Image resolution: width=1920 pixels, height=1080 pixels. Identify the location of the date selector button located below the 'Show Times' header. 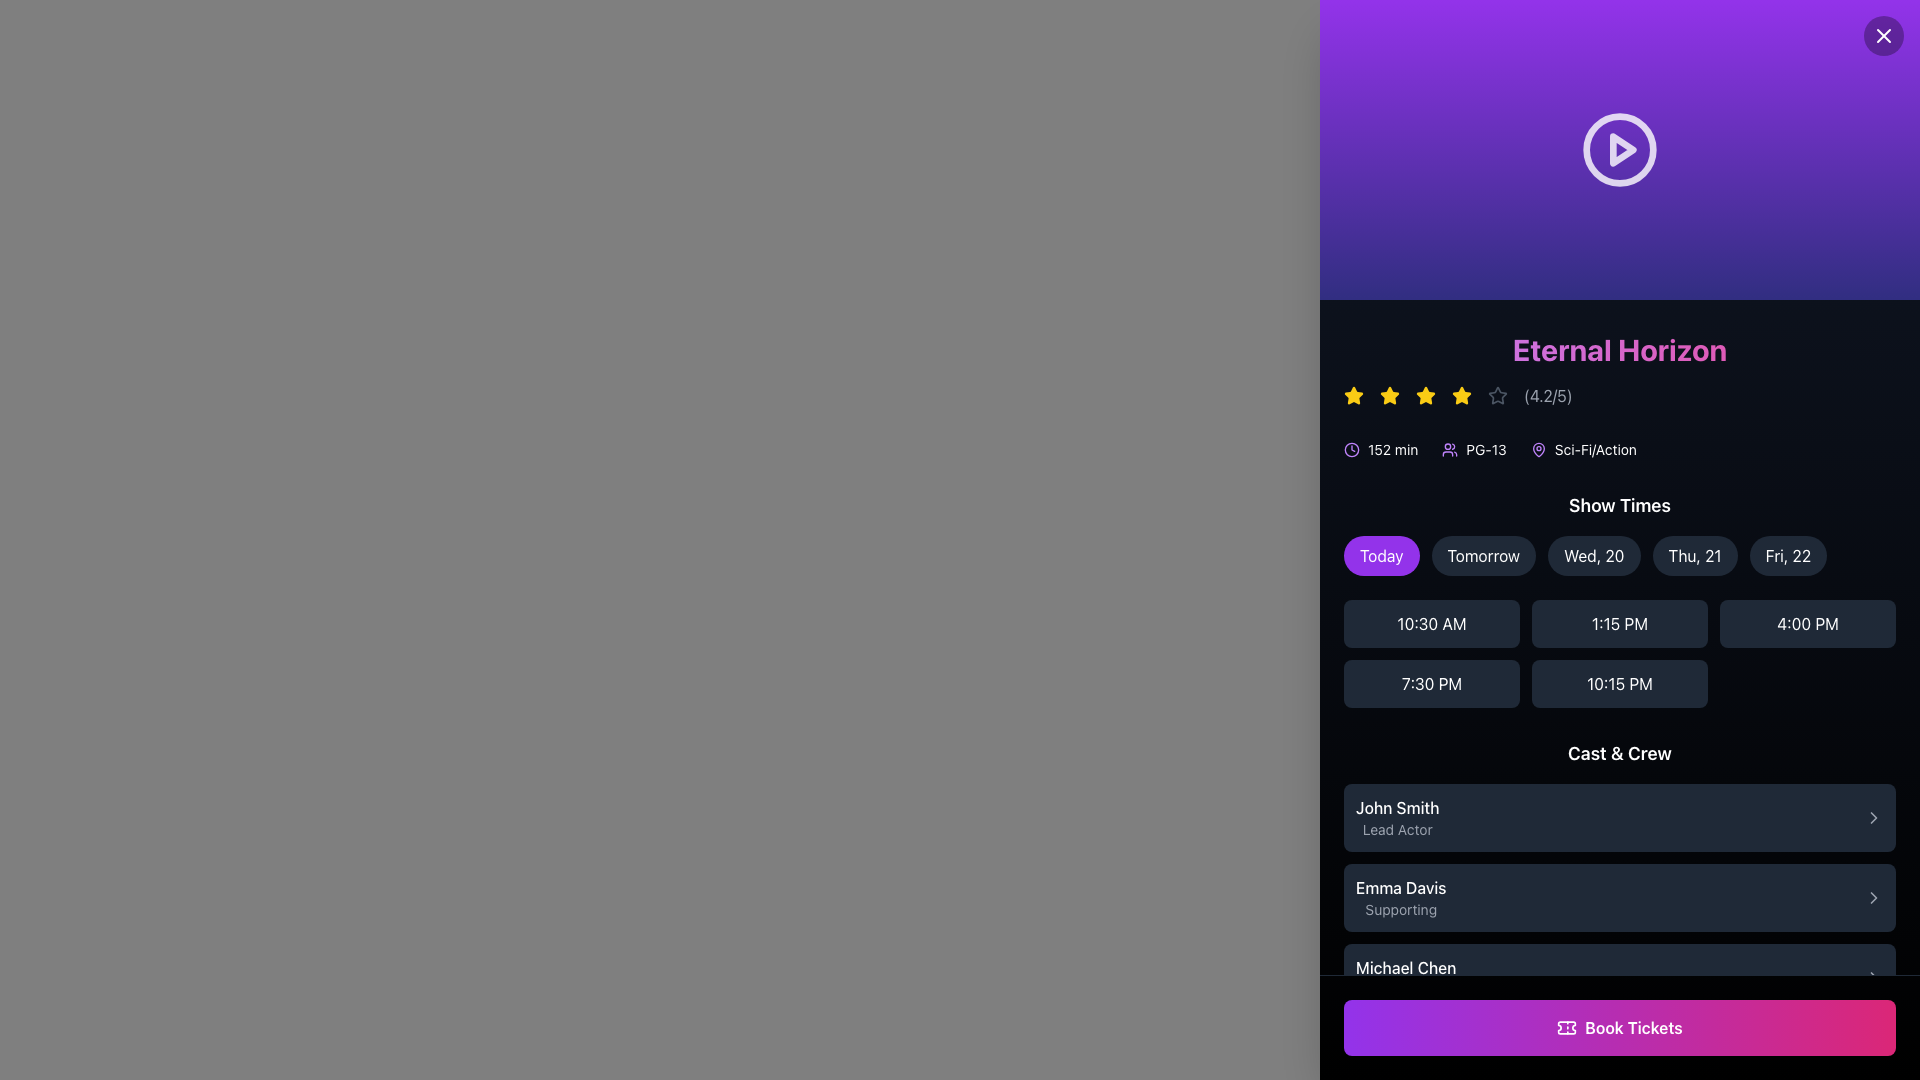
(1620, 559).